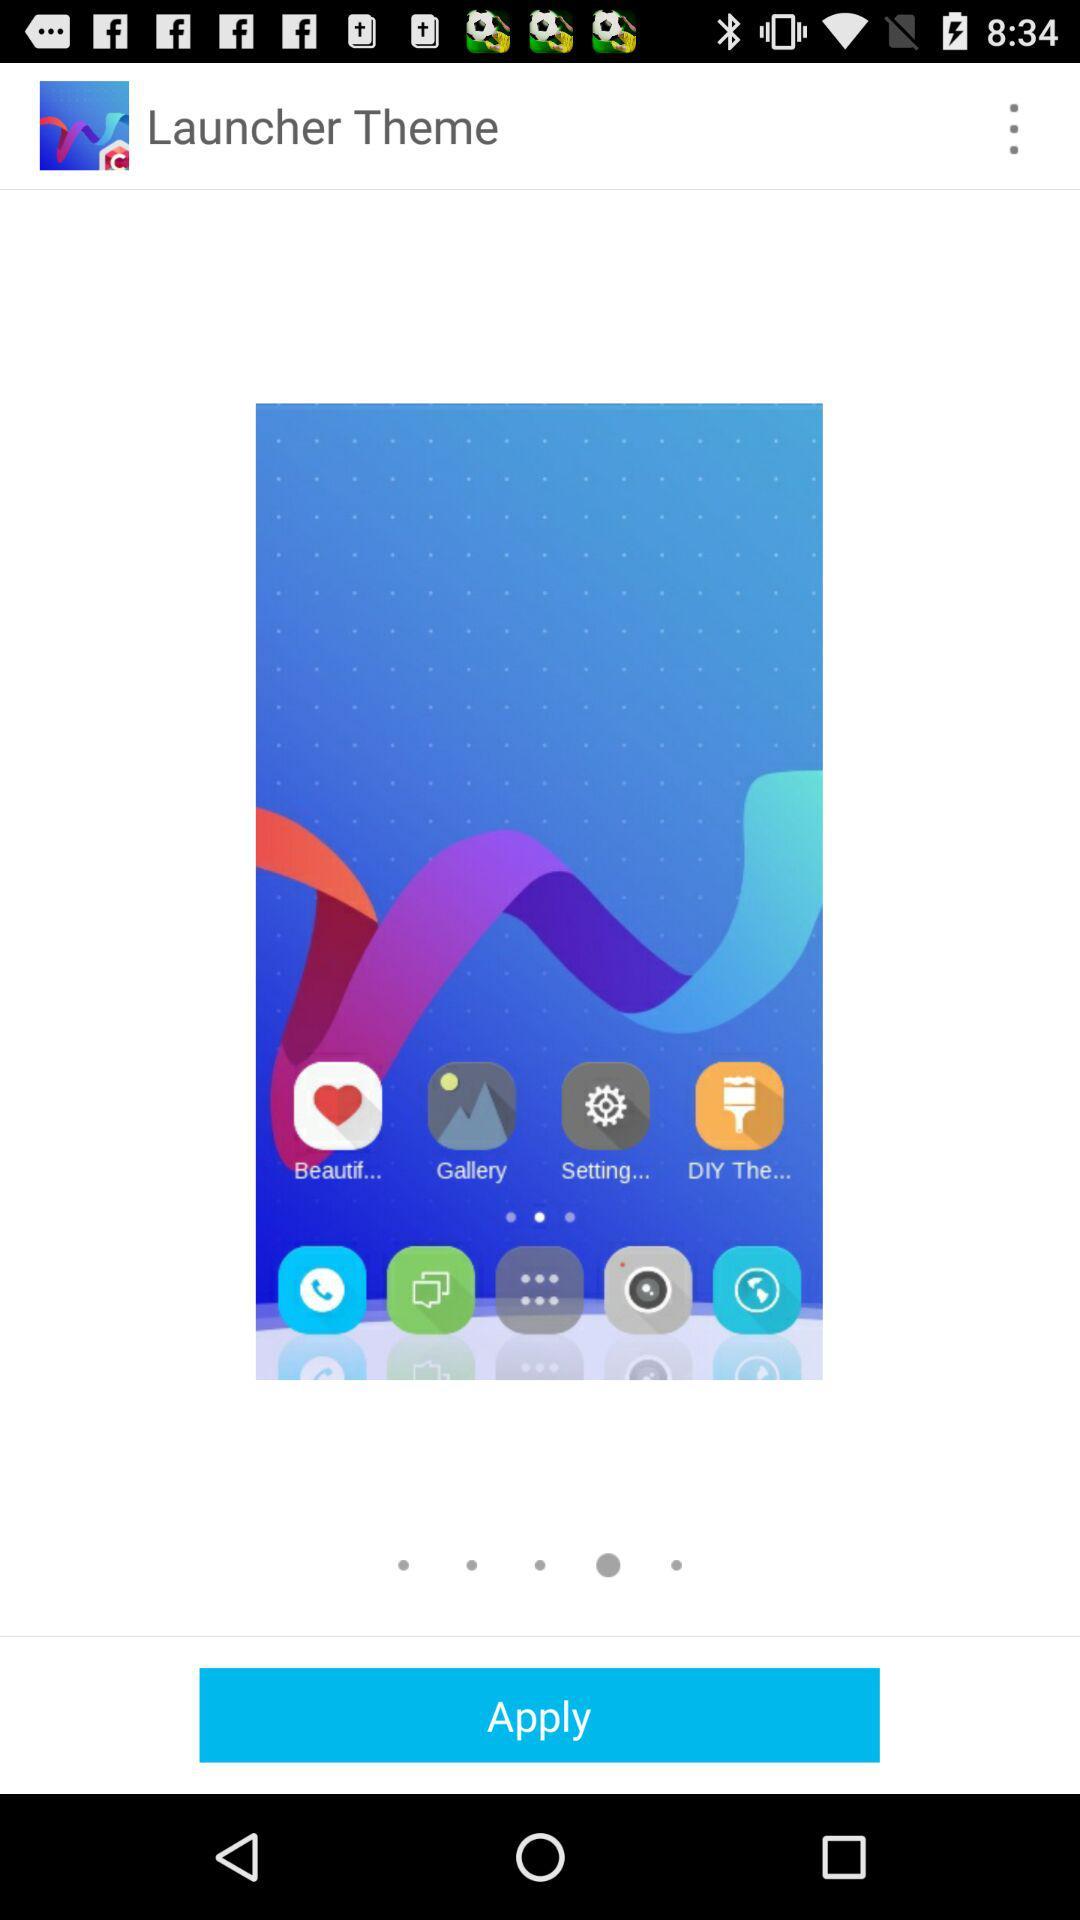 The width and height of the screenshot is (1080, 1920). Describe the element at coordinates (1014, 128) in the screenshot. I see `for the menu option` at that location.